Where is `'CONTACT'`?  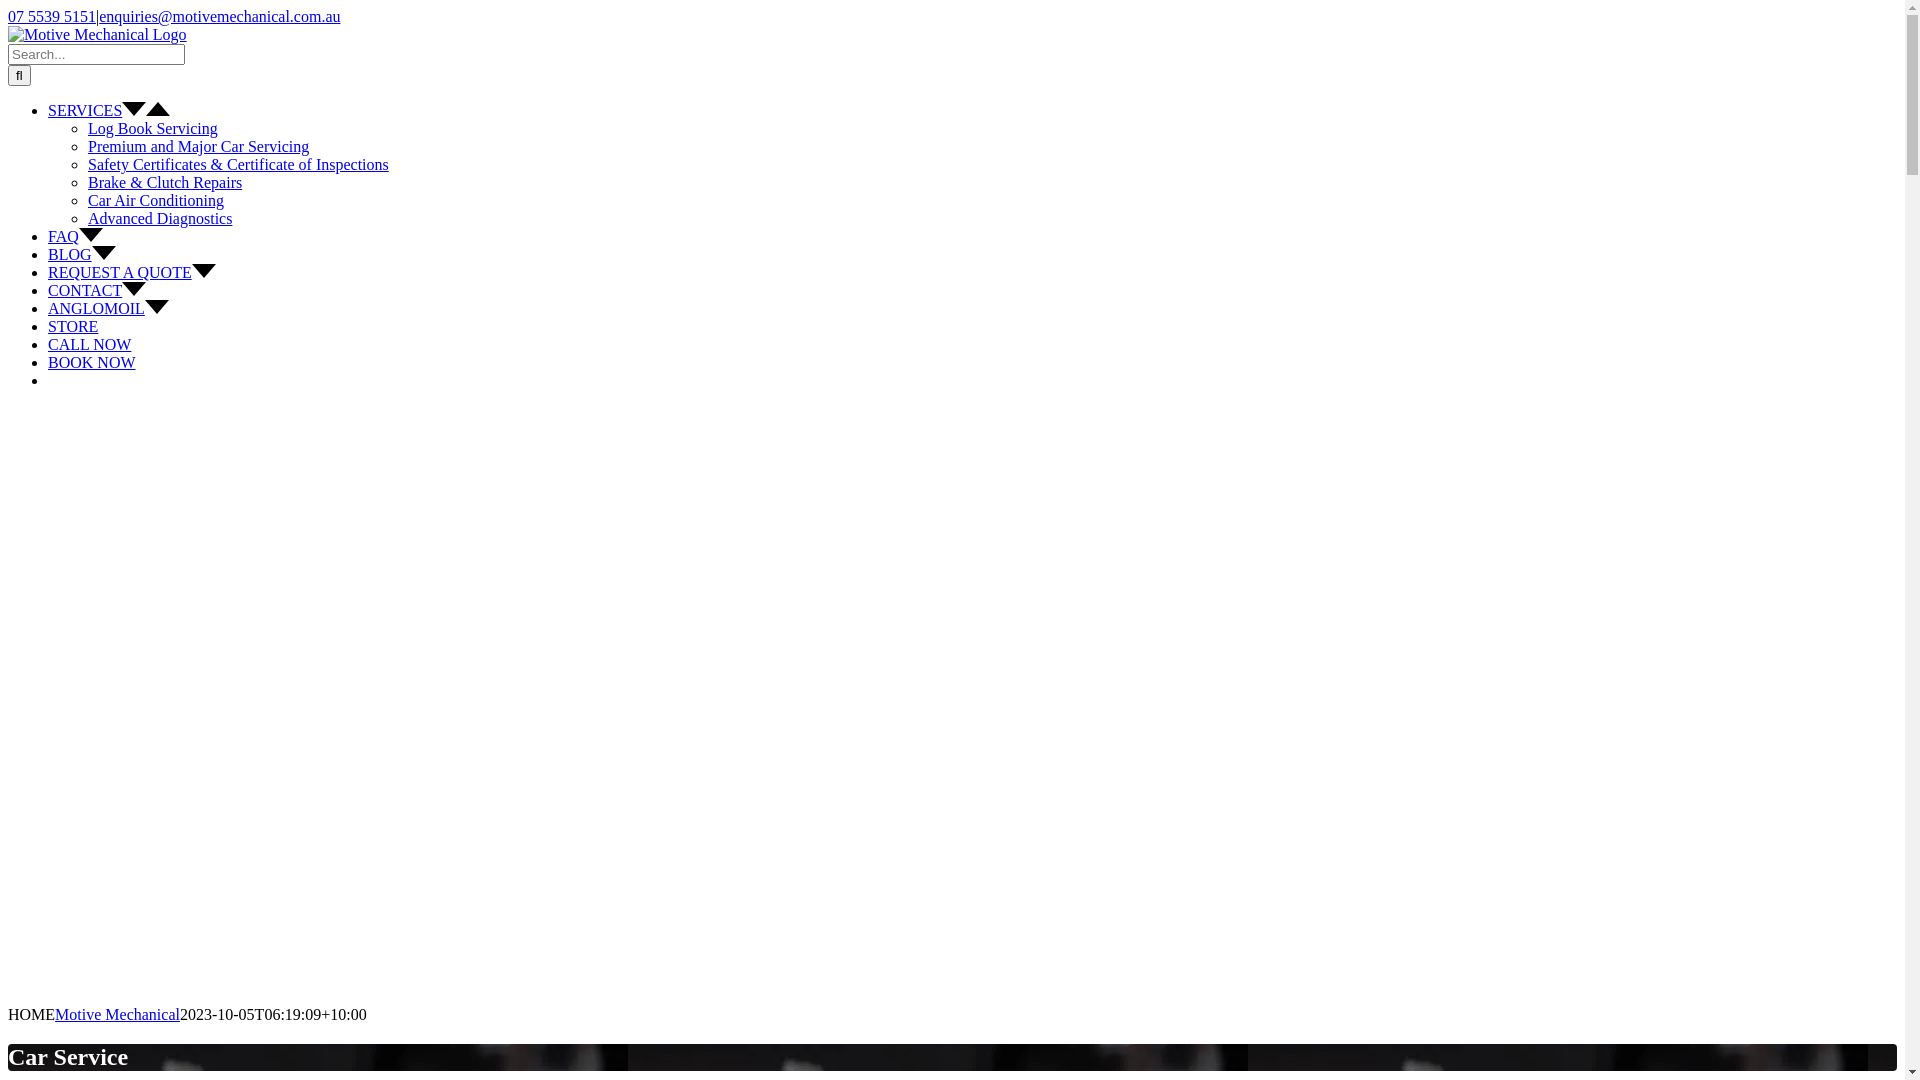 'CONTACT' is located at coordinates (95, 290).